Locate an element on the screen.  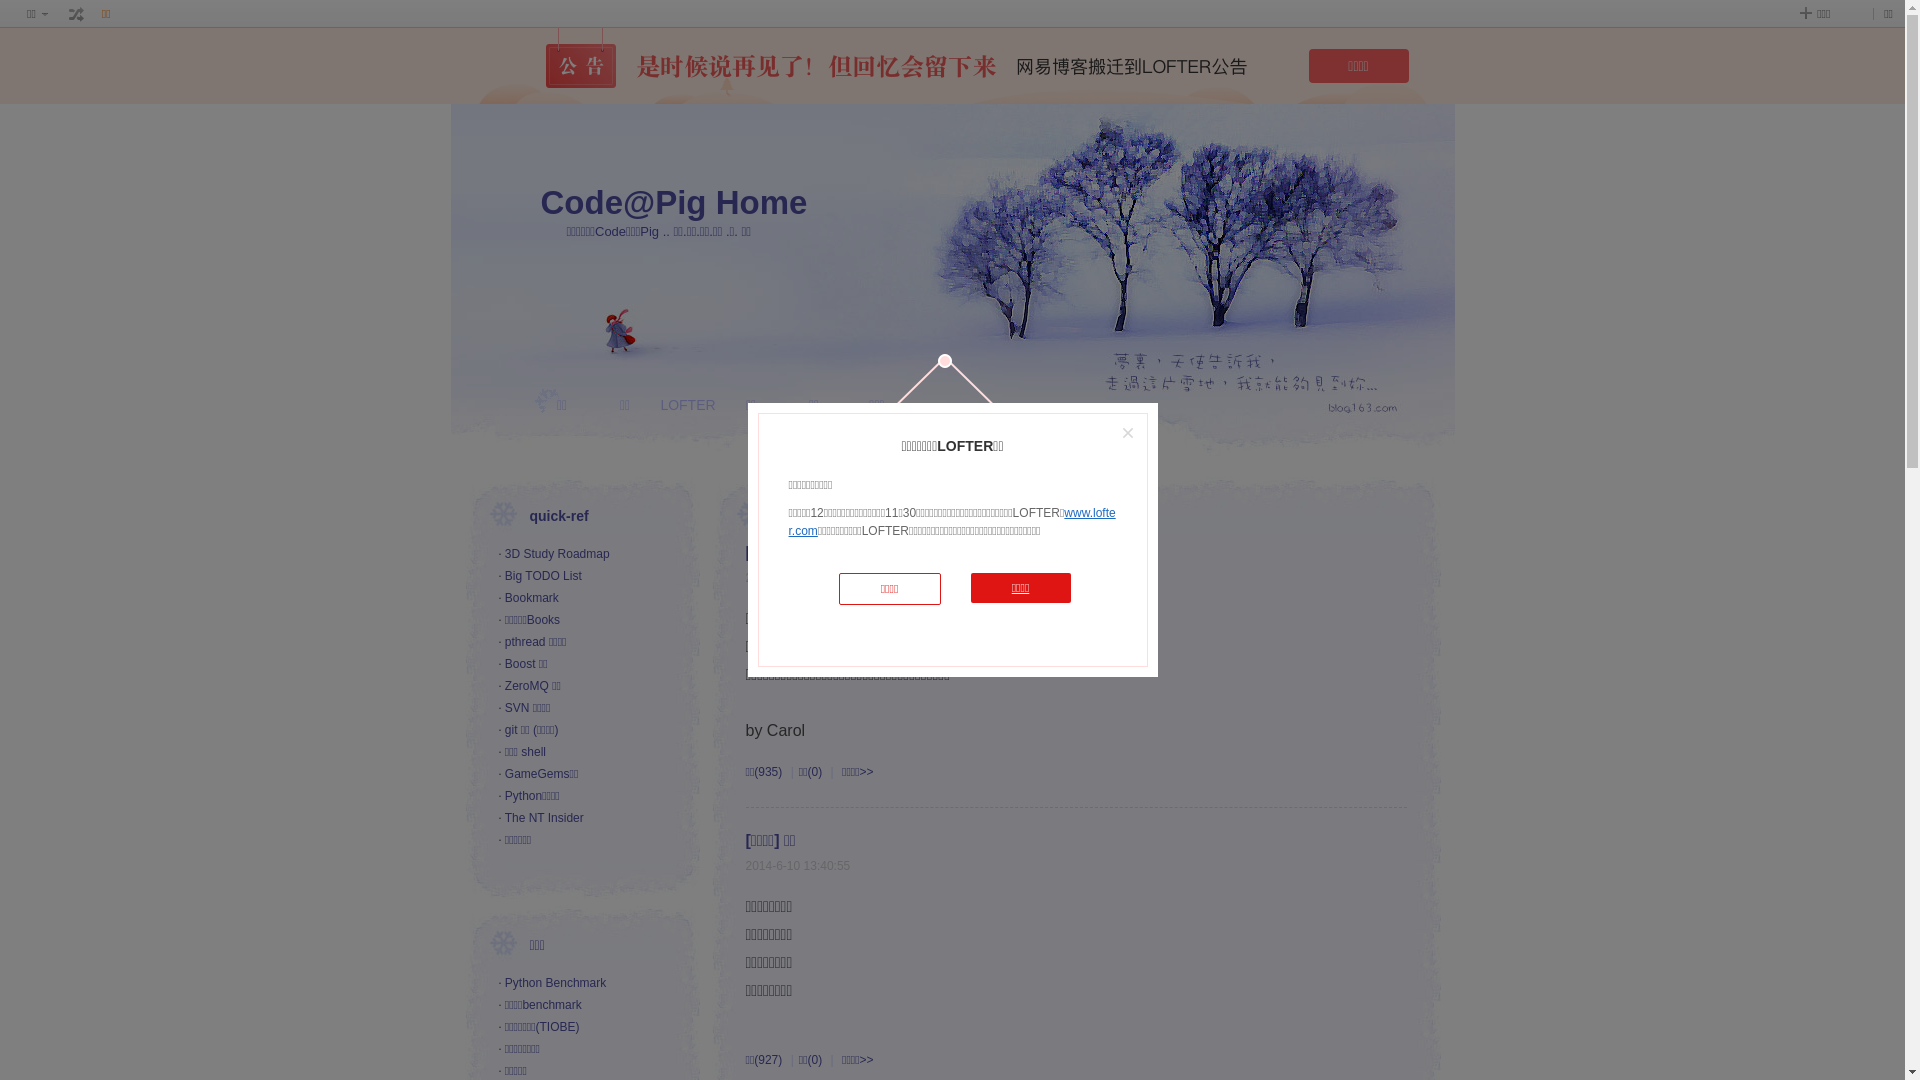
'Big TODO List' is located at coordinates (543, 575).